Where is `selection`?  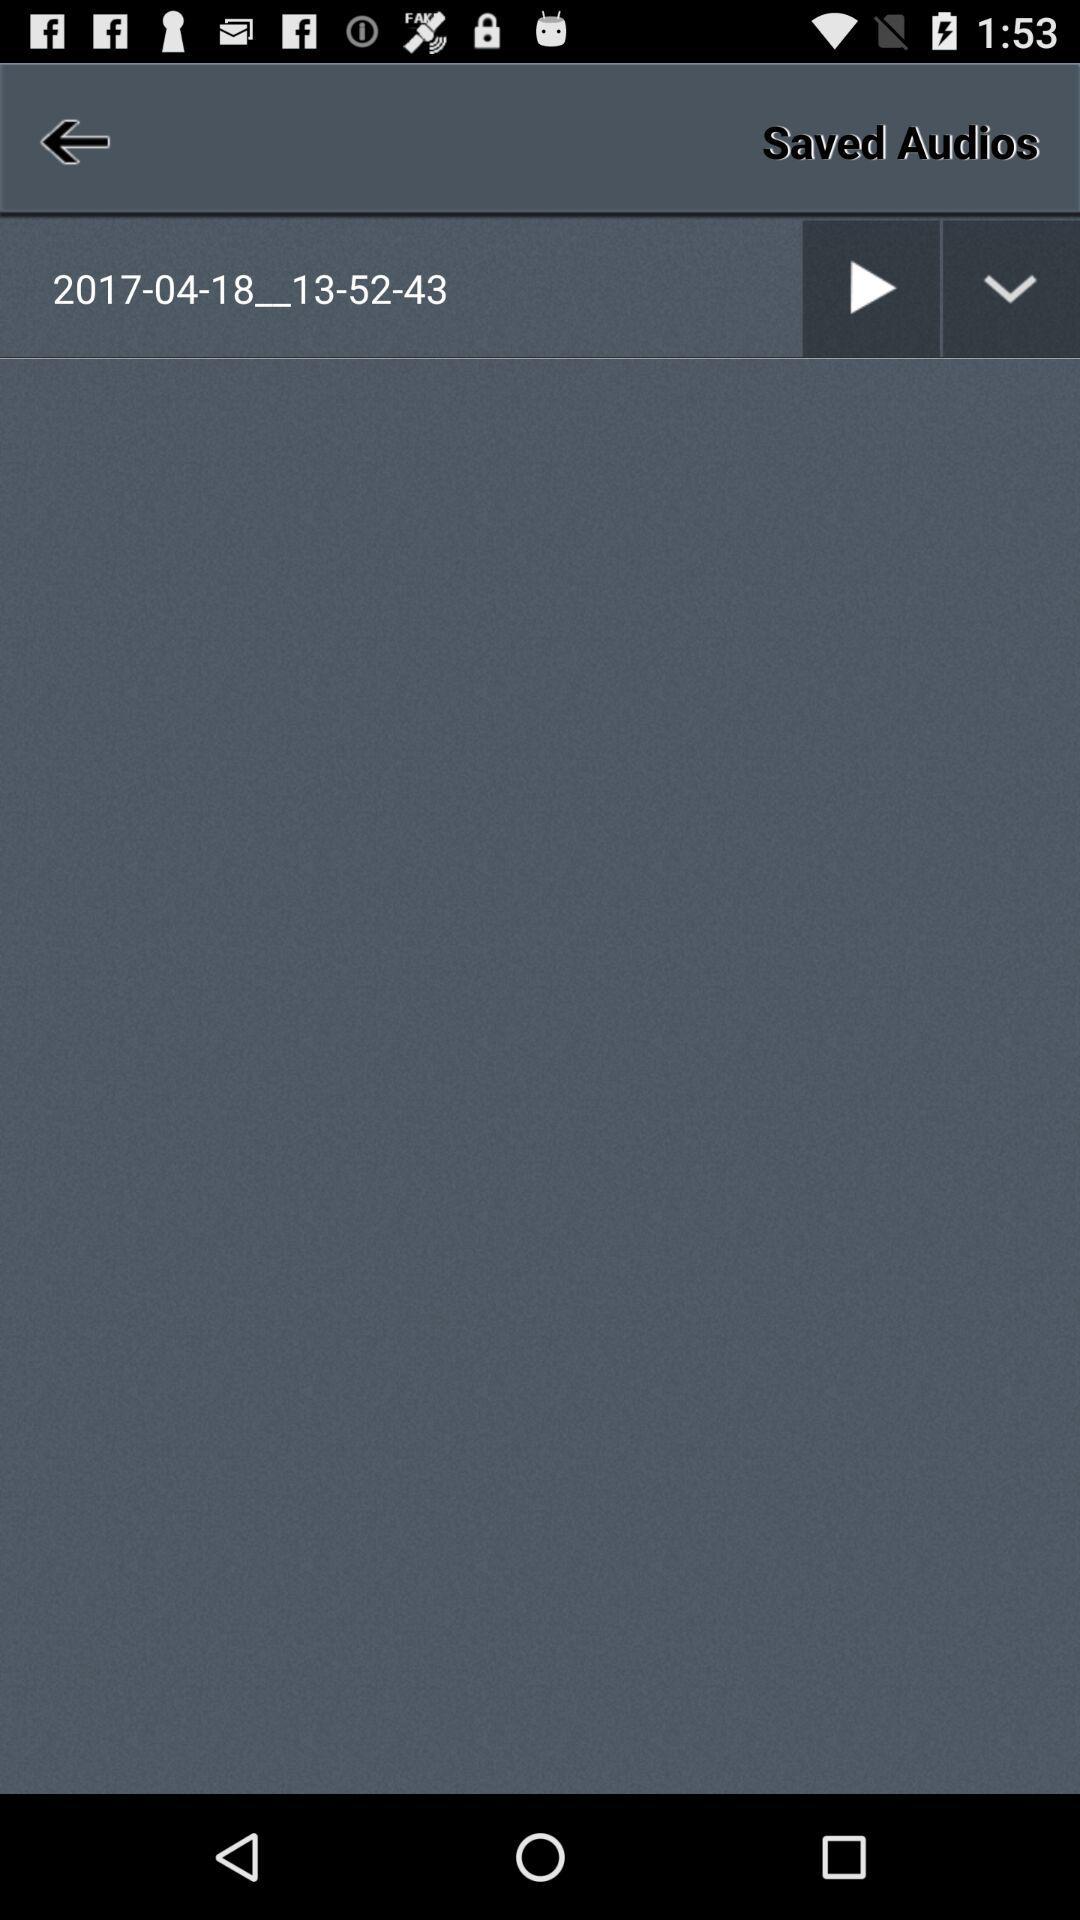
selection is located at coordinates (870, 287).